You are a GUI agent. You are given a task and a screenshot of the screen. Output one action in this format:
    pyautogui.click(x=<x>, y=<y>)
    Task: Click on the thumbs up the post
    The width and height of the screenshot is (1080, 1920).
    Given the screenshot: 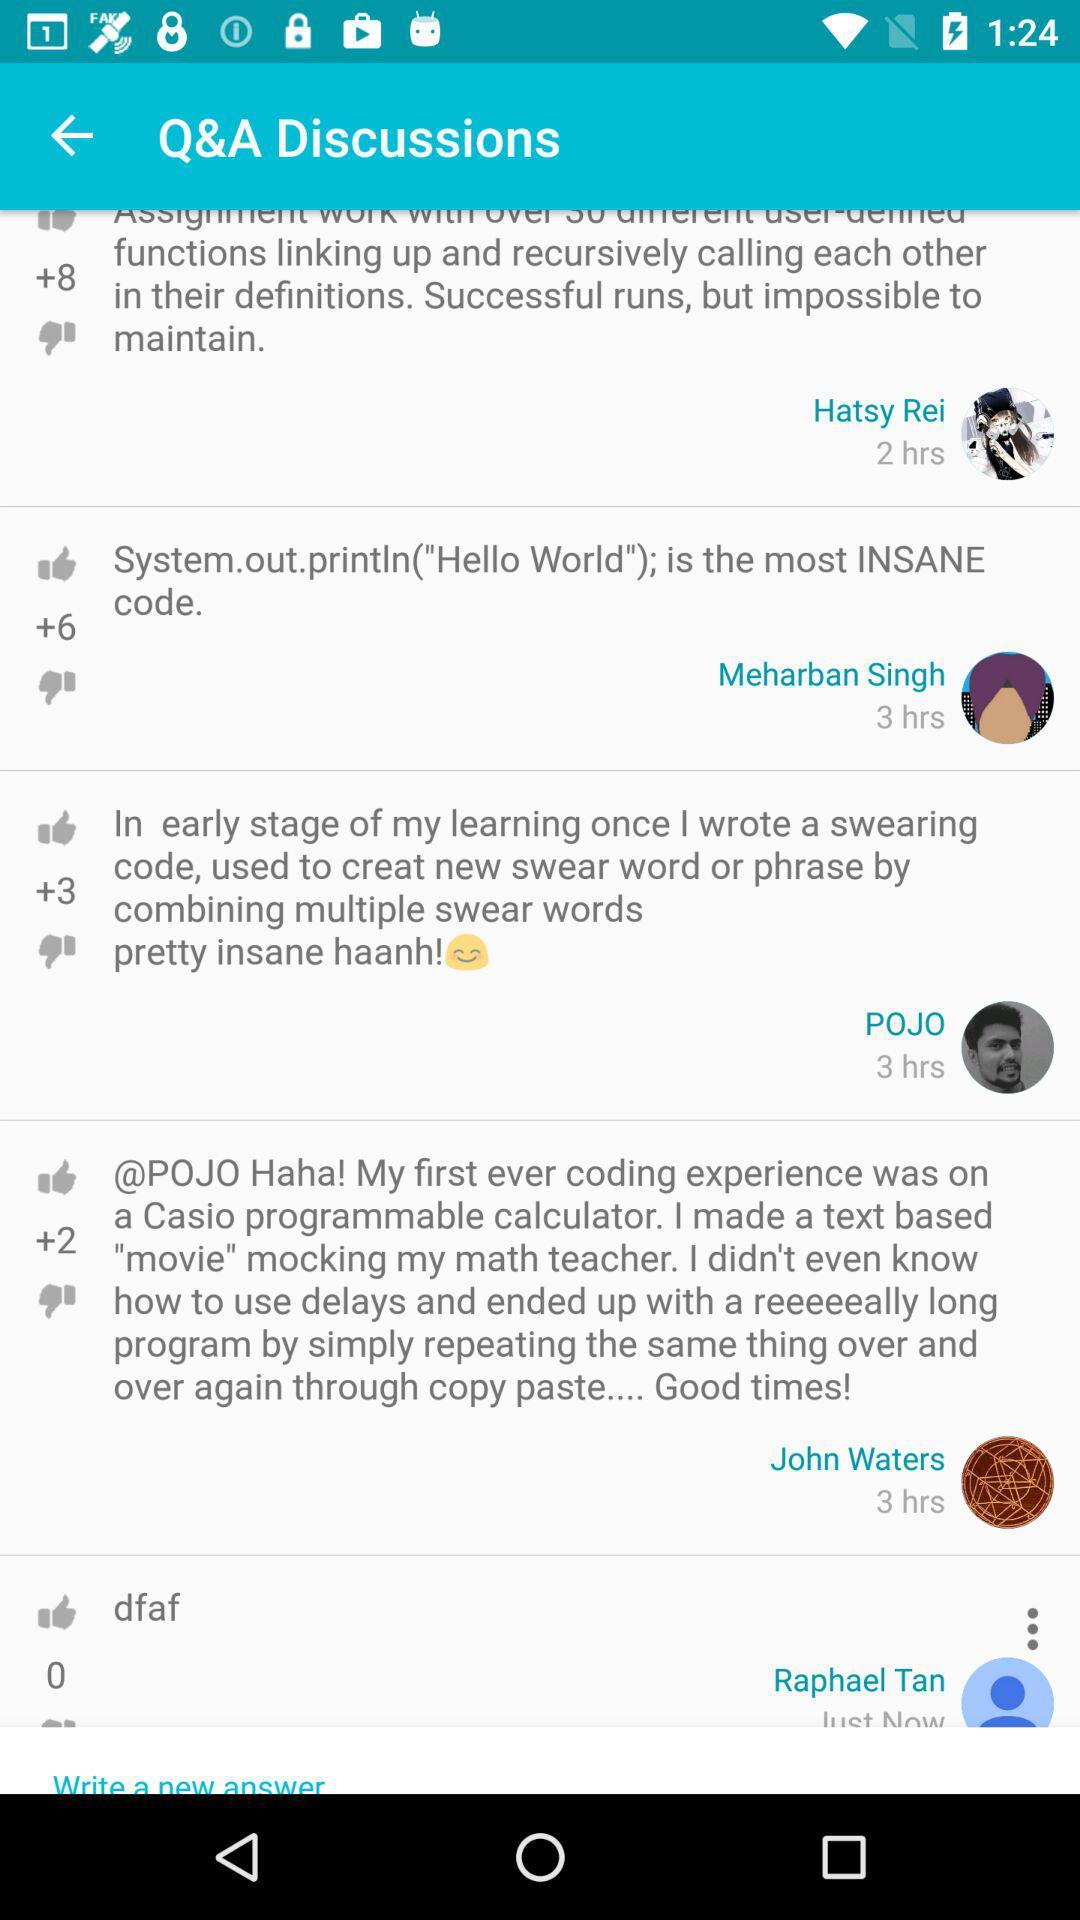 What is the action you would take?
    pyautogui.click(x=55, y=1177)
    